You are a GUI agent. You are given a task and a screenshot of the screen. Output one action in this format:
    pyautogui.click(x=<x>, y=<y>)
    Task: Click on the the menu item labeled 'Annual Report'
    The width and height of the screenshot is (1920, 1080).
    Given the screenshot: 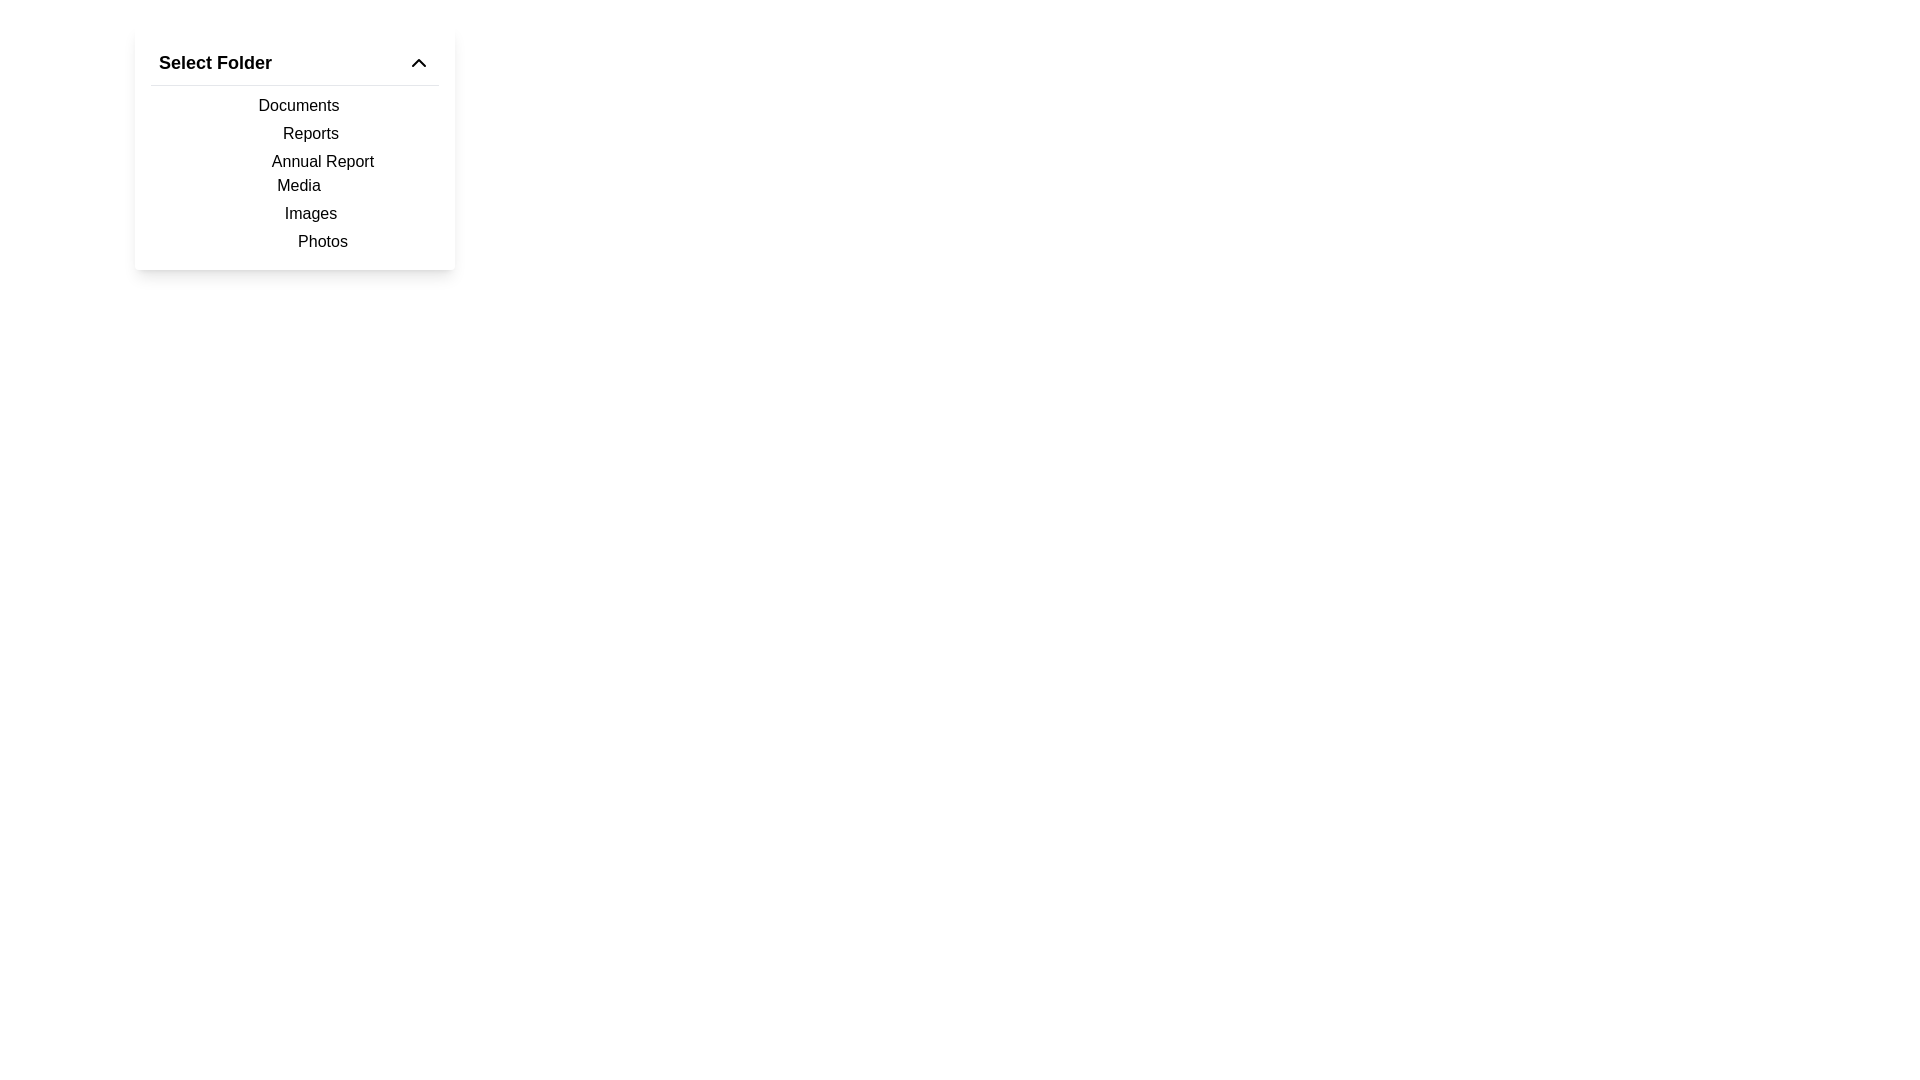 What is the action you would take?
    pyautogui.click(x=293, y=168)
    